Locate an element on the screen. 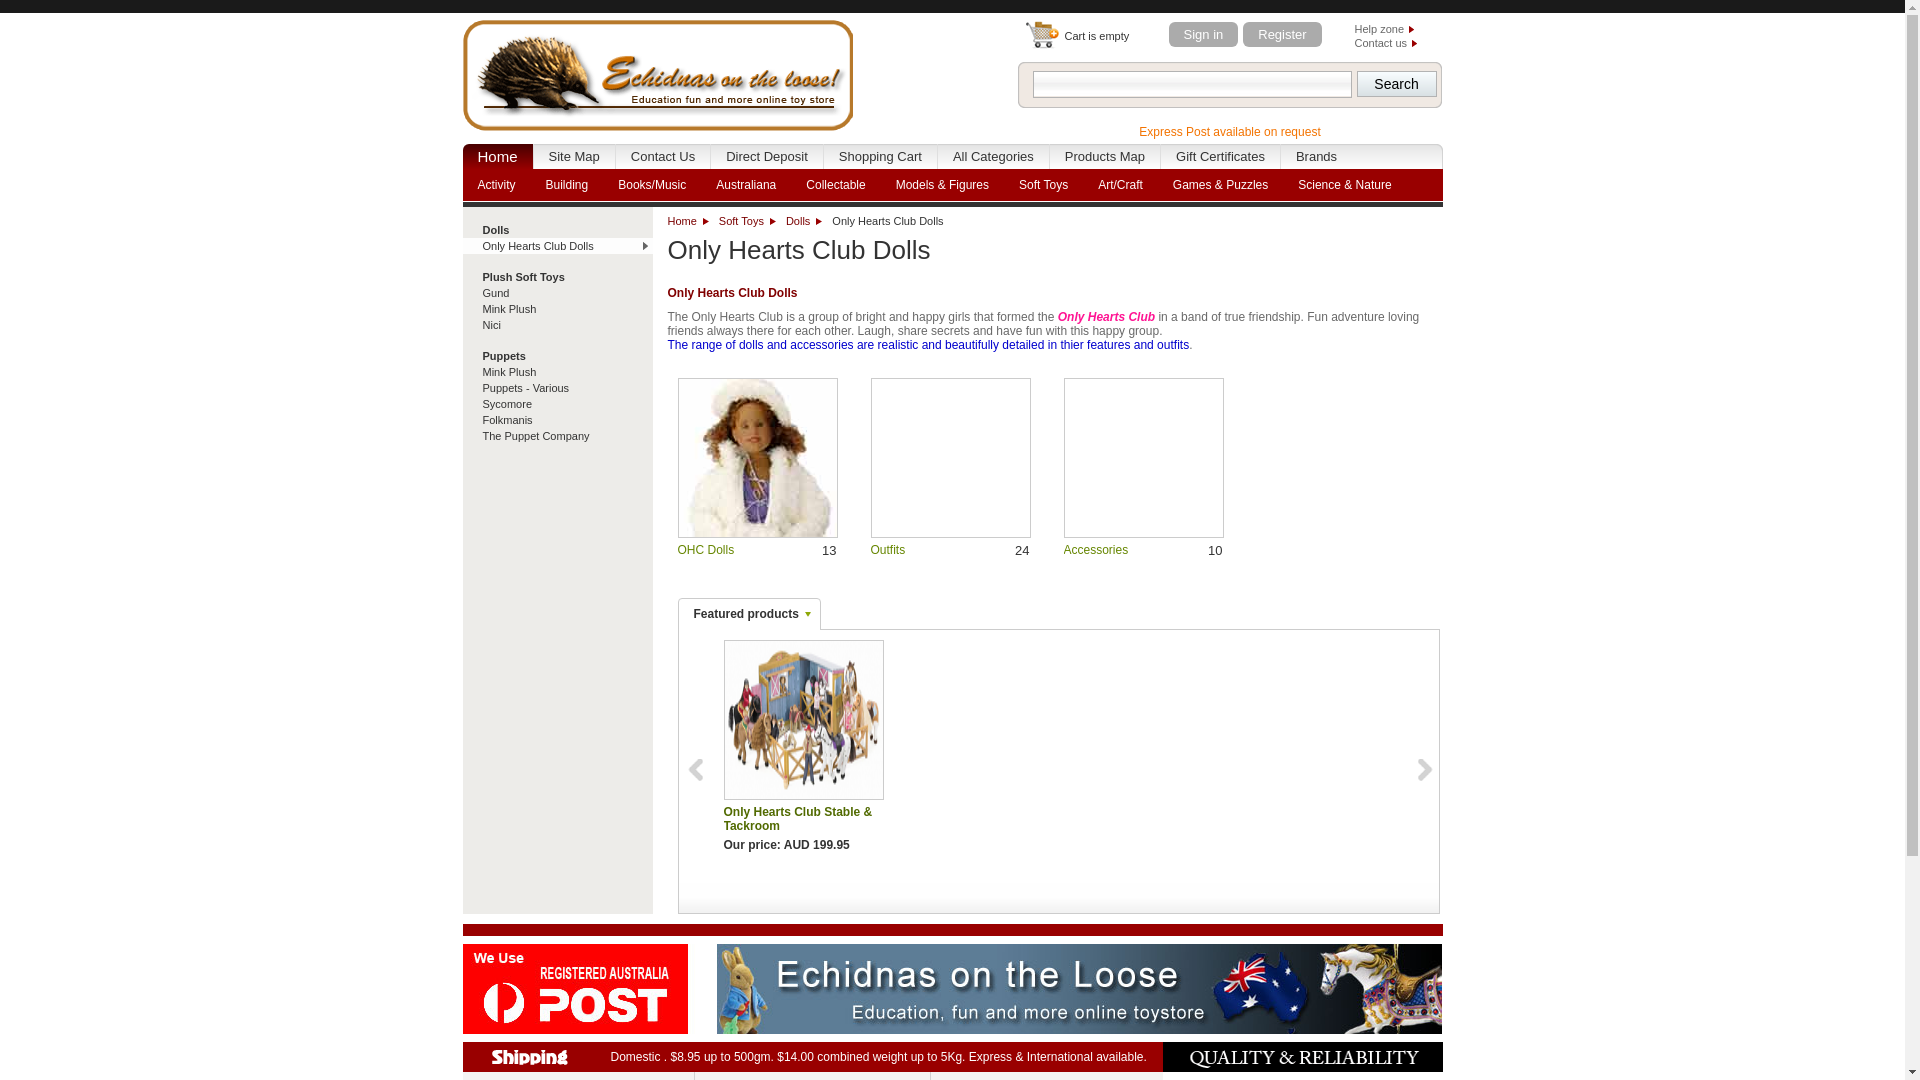 The width and height of the screenshot is (1920, 1080). 'Brands' is located at coordinates (1316, 155).